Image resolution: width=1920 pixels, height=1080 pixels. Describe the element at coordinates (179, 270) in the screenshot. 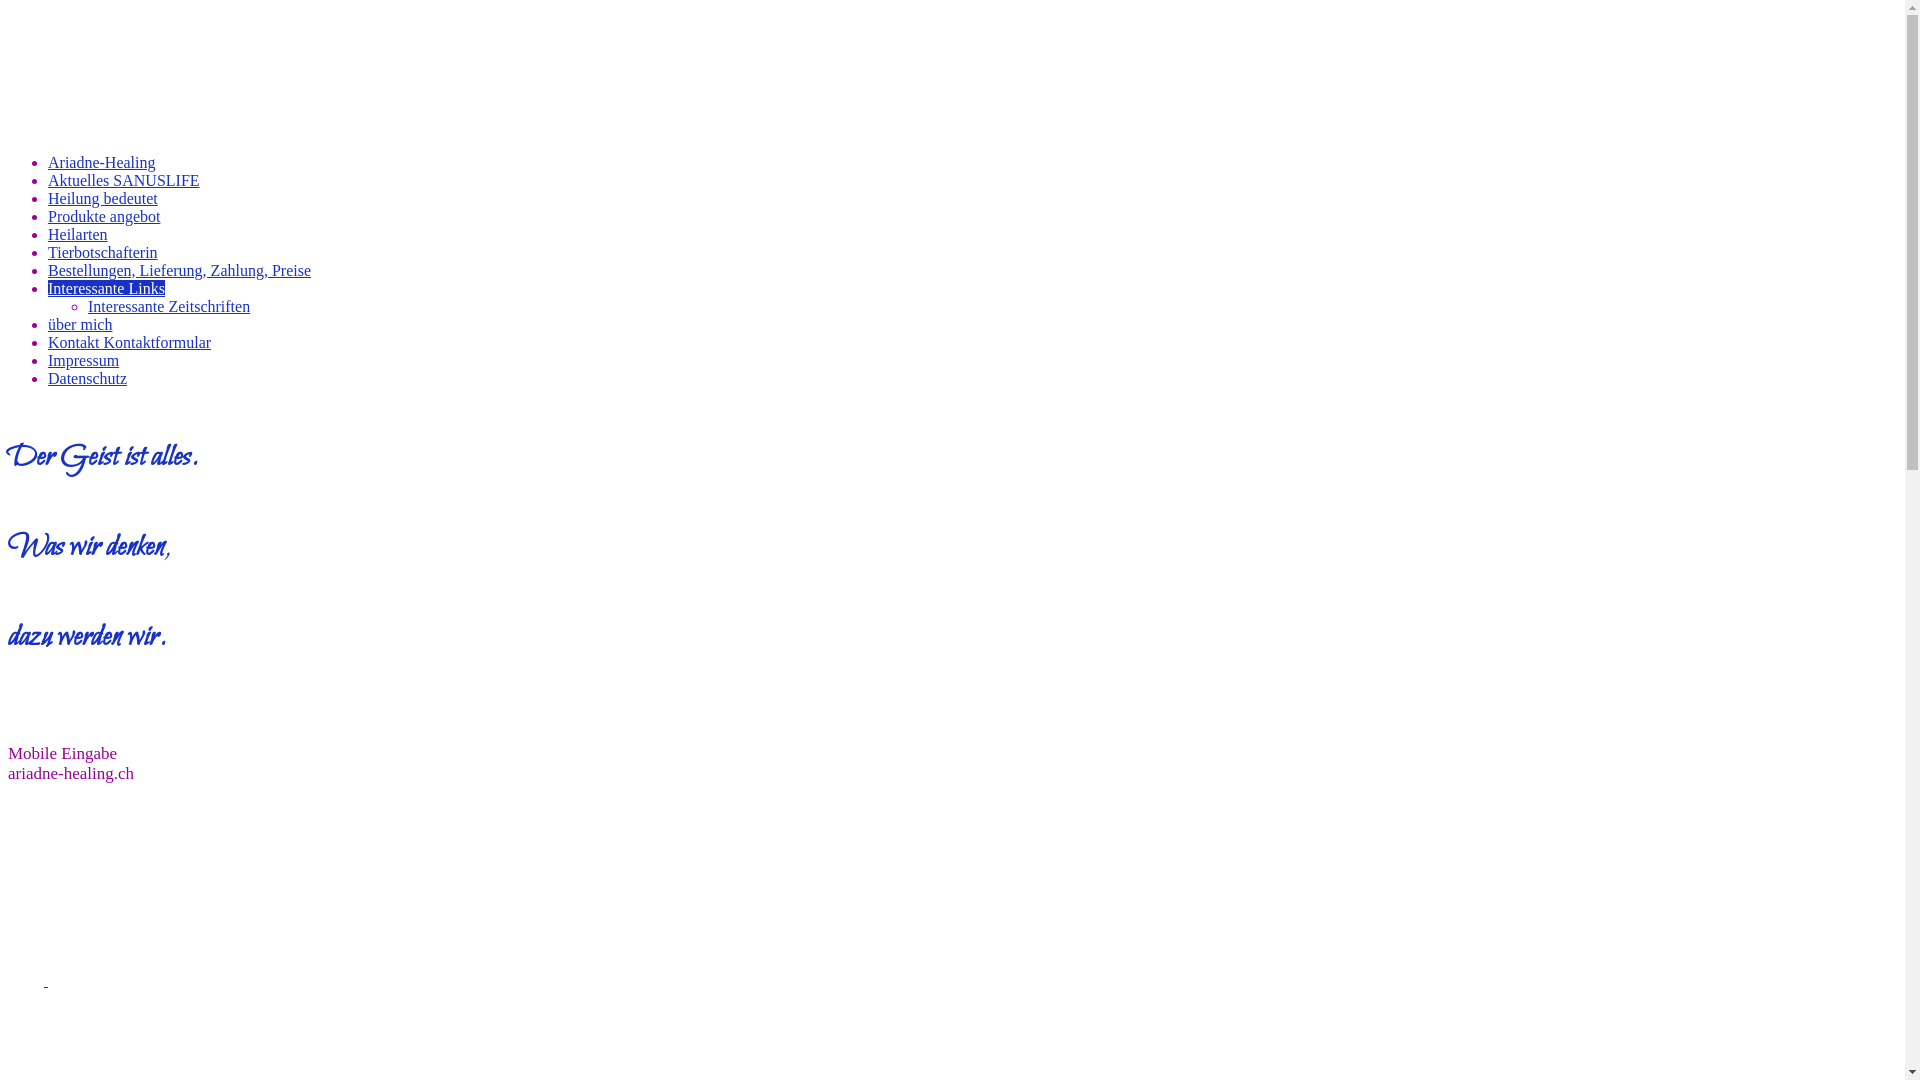

I see `'Bestellungen, Lieferung, Zahlung, Preise'` at that location.